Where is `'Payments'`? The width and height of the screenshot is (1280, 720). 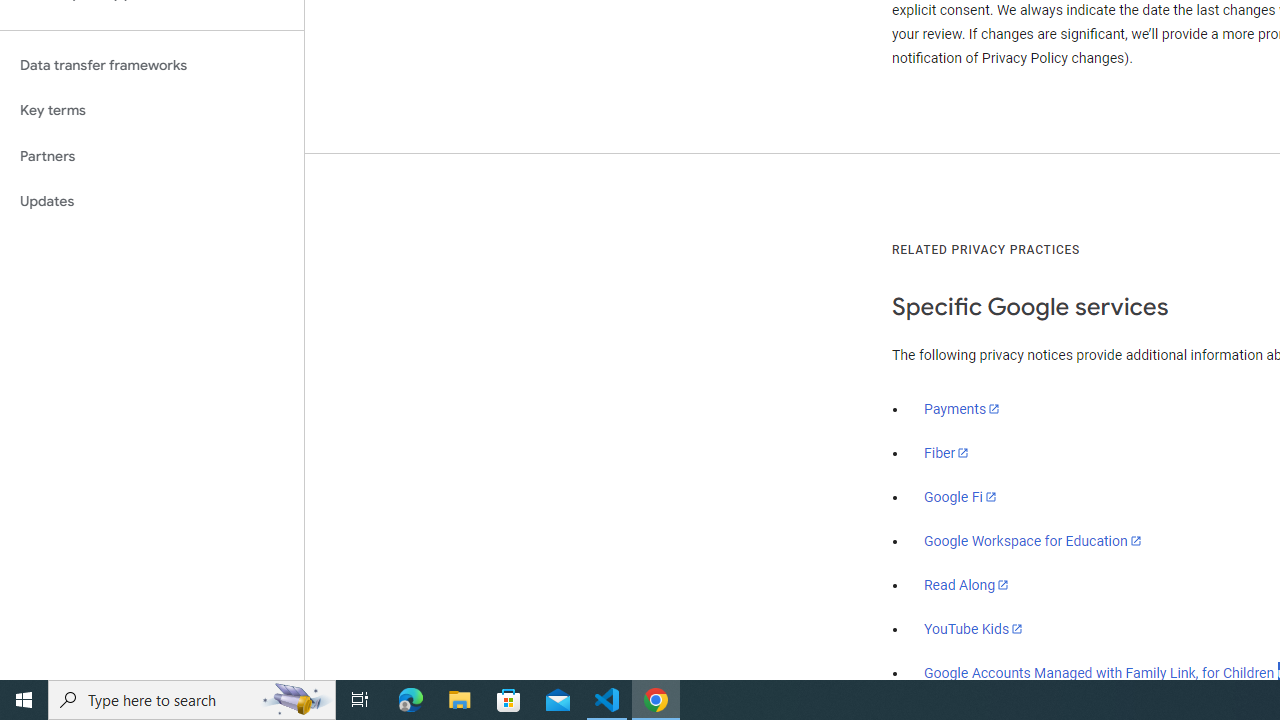 'Payments' is located at coordinates (962, 408).